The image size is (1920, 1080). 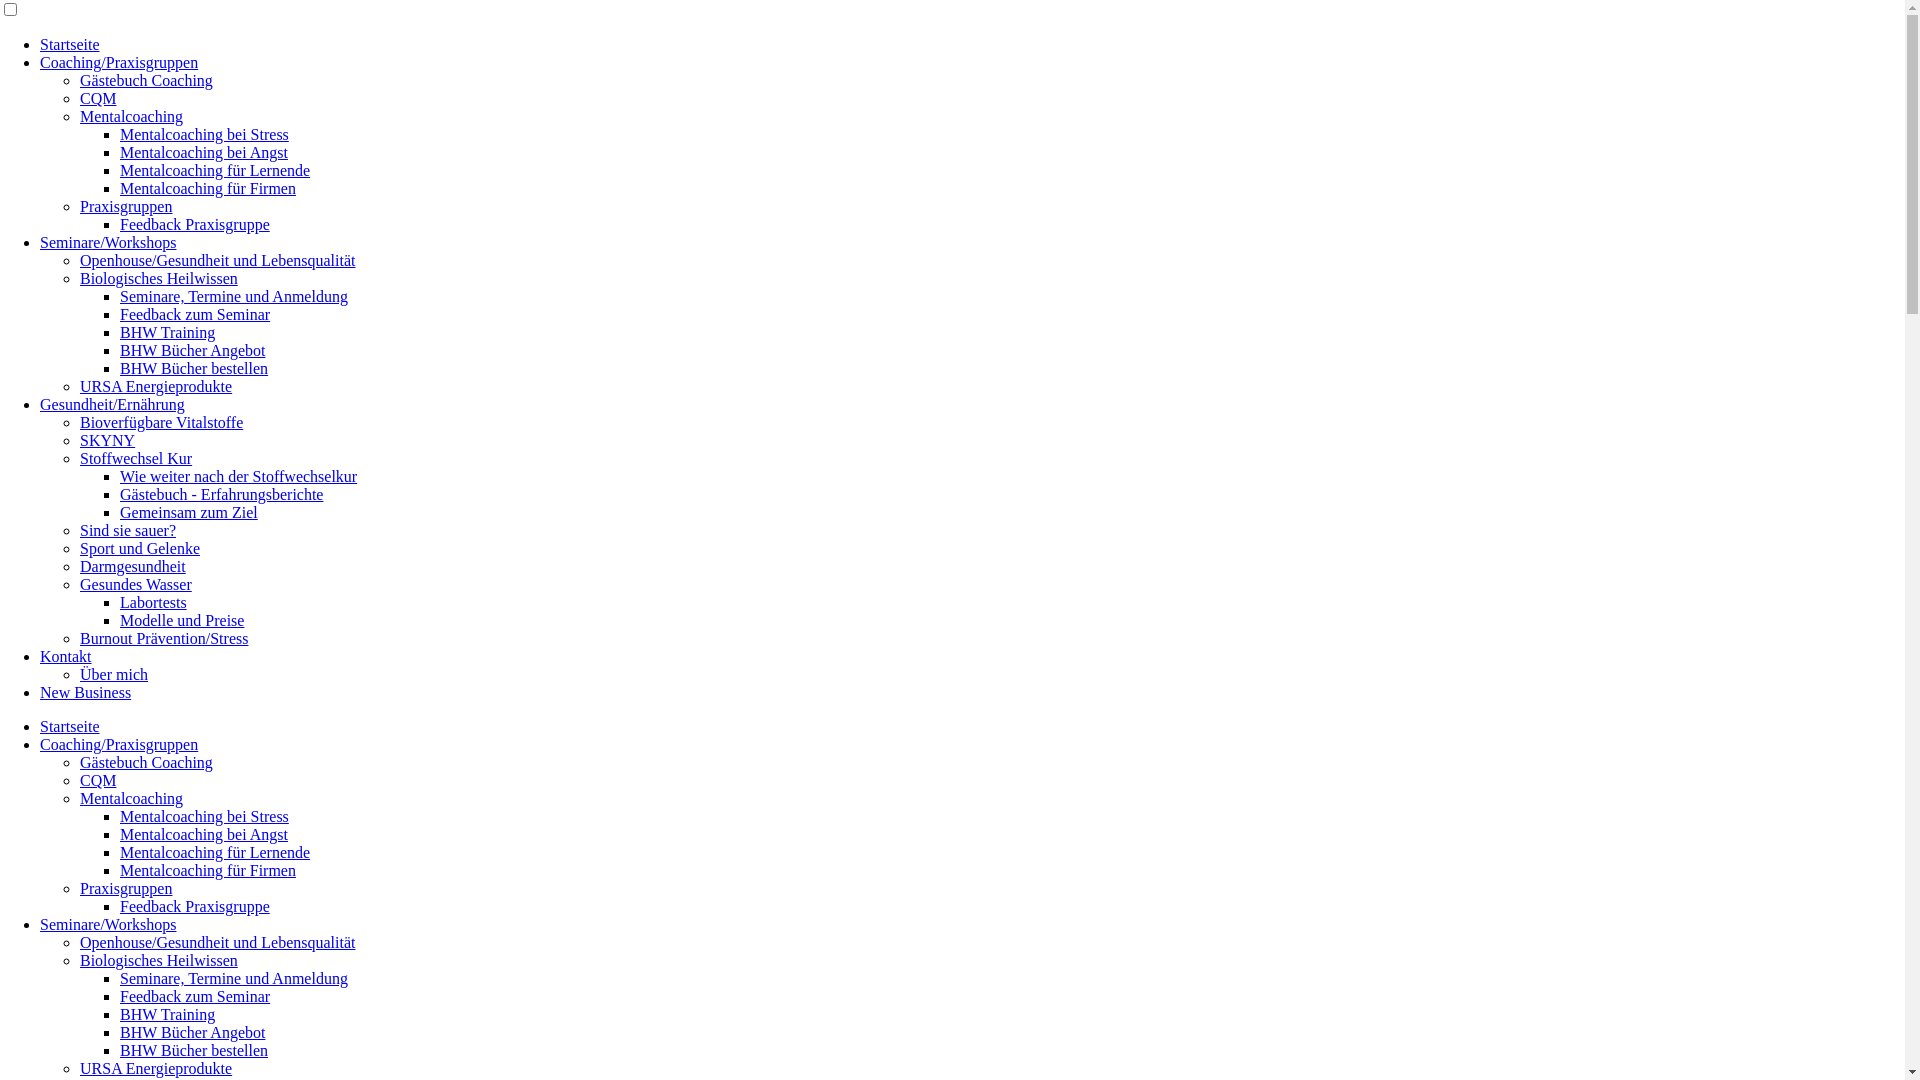 I want to click on 'Labortests', so click(x=152, y=601).